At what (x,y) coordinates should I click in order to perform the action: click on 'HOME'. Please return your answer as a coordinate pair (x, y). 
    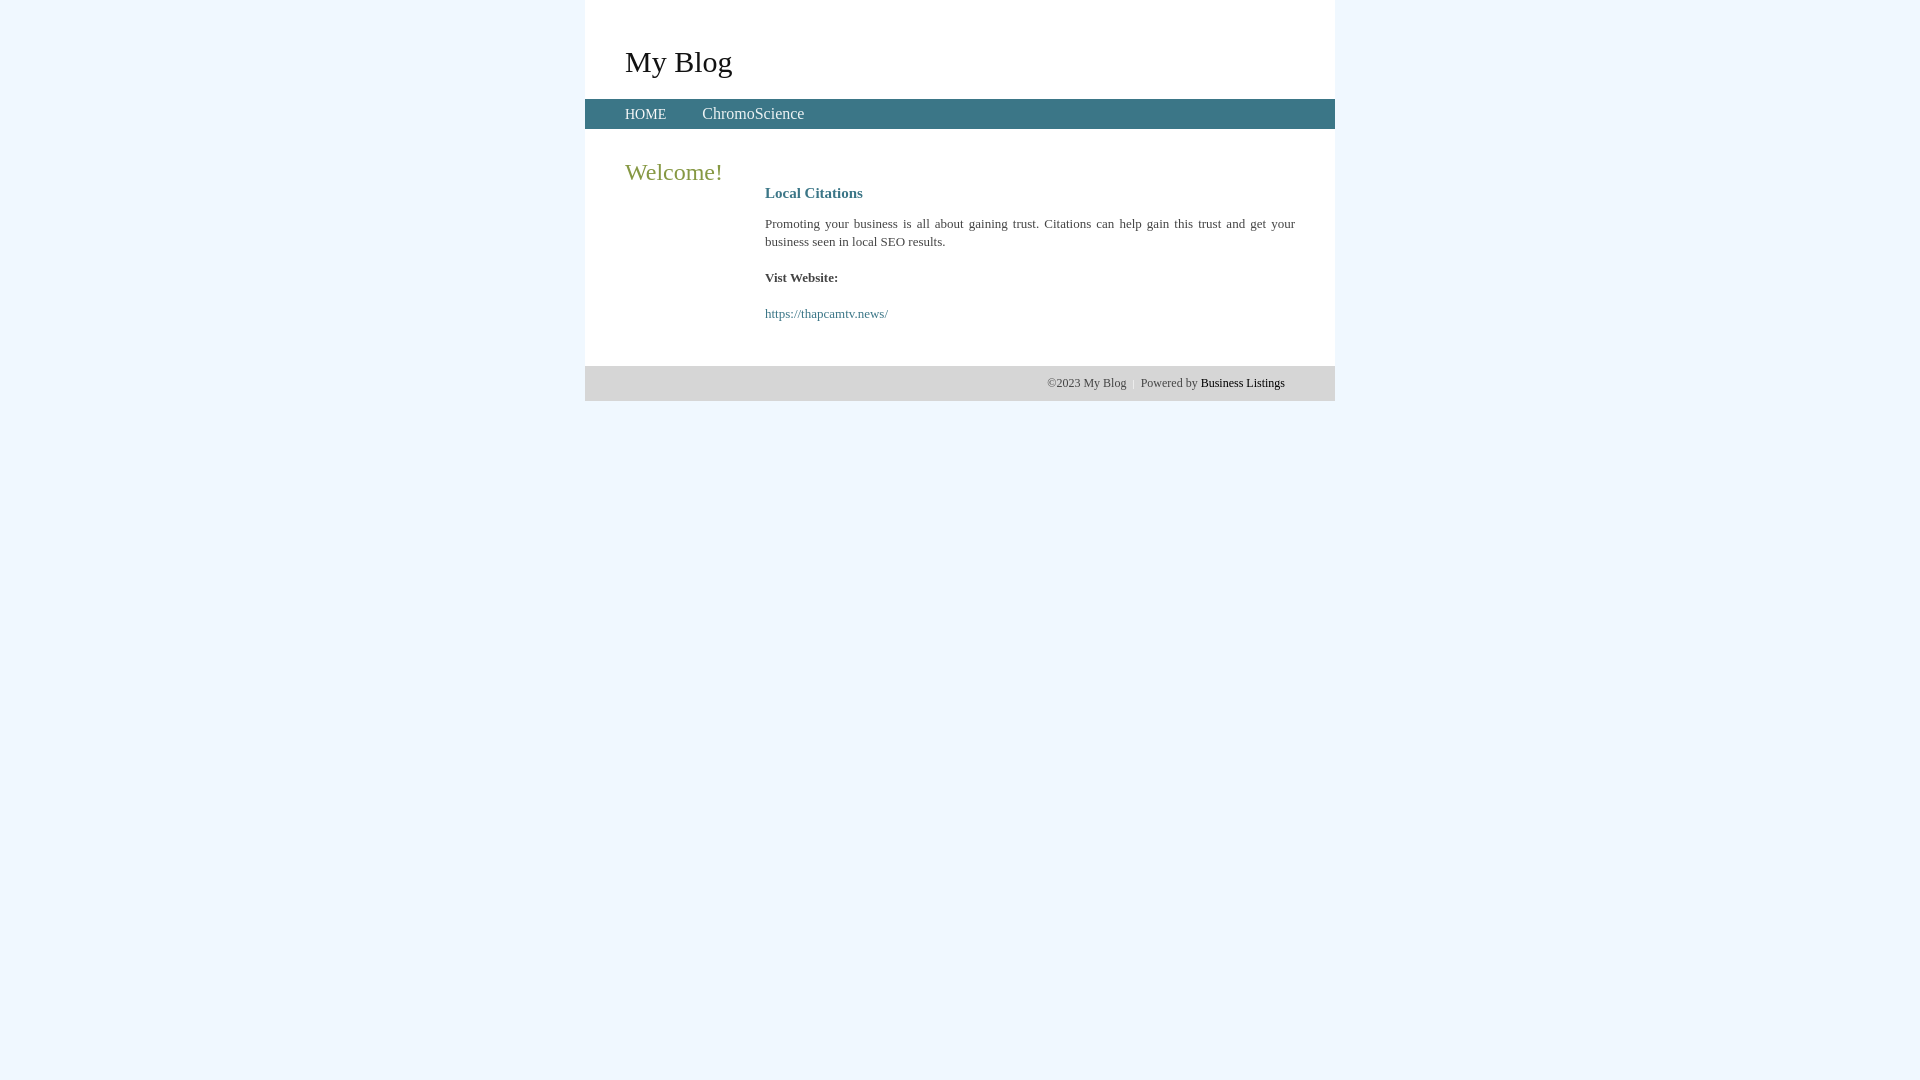
    Looking at the image, I should click on (645, 114).